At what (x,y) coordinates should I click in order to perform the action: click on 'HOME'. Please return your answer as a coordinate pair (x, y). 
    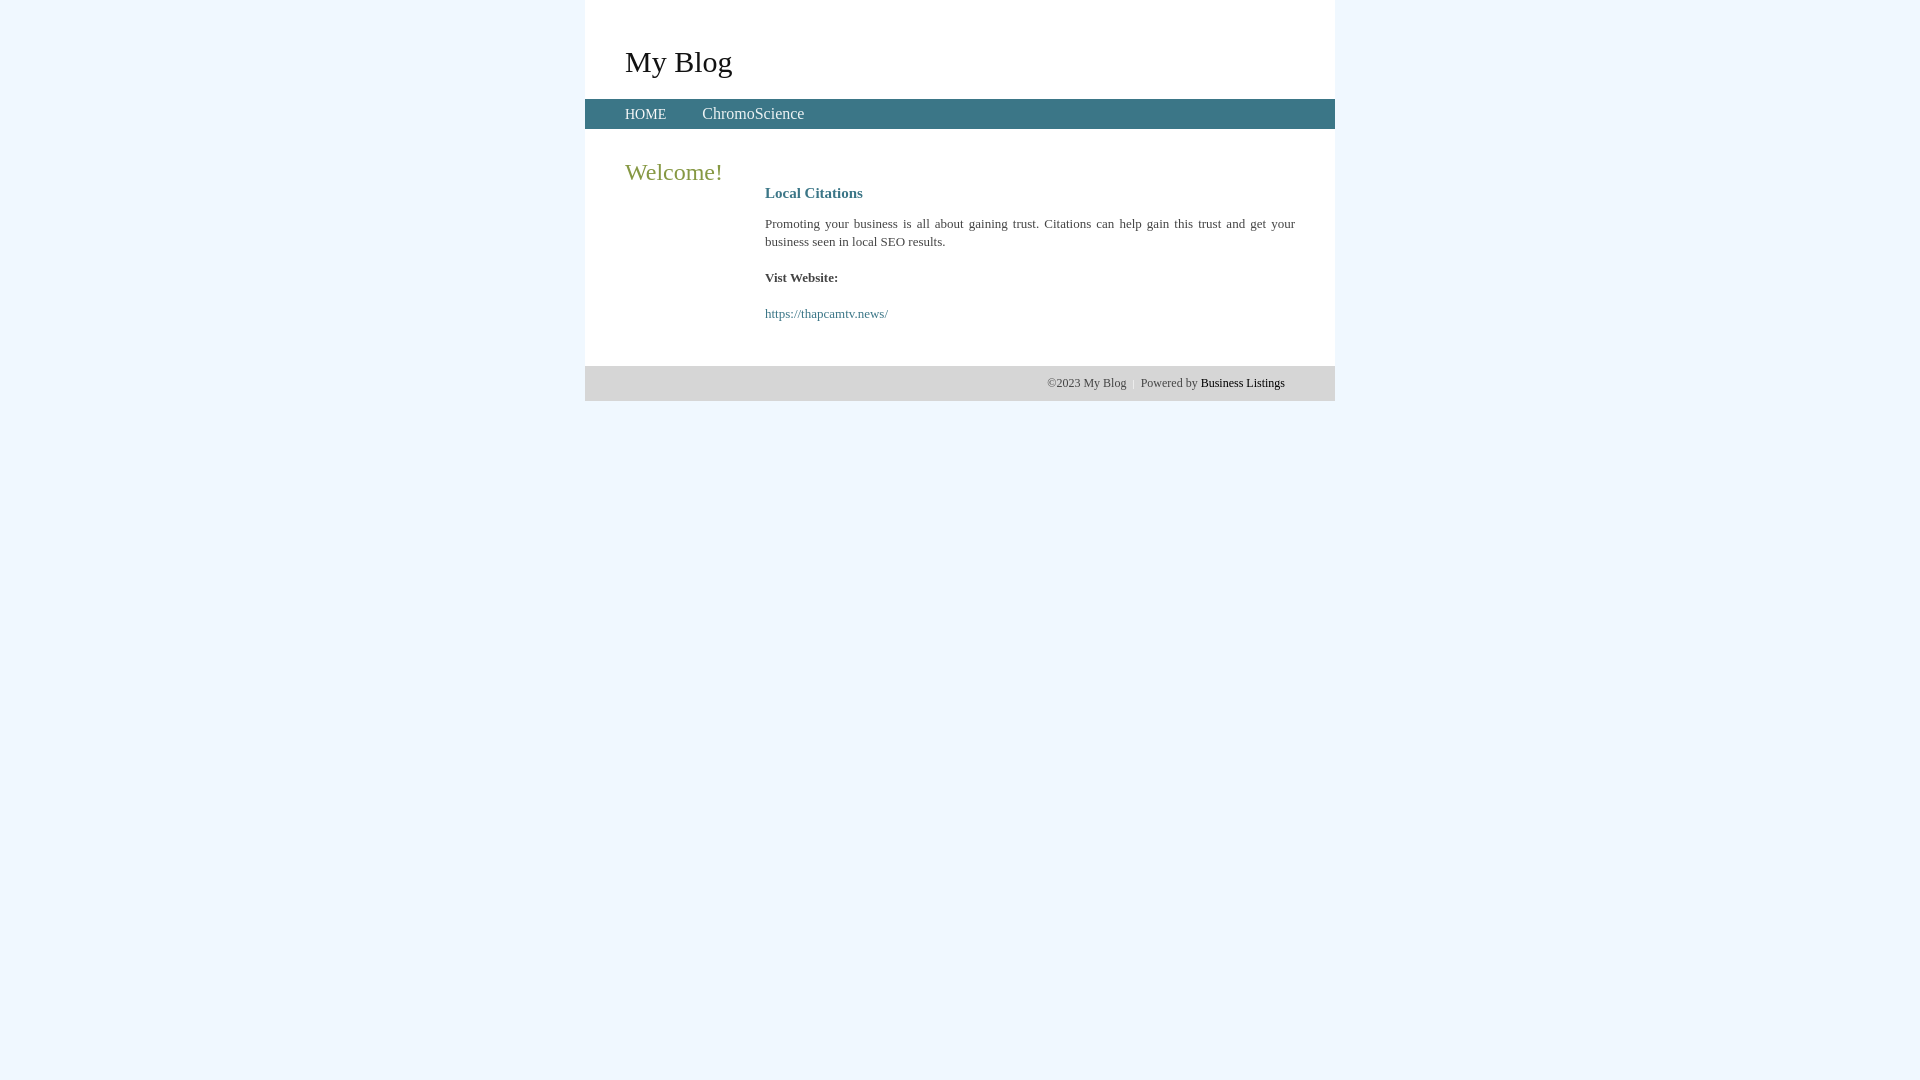
    Looking at the image, I should click on (645, 114).